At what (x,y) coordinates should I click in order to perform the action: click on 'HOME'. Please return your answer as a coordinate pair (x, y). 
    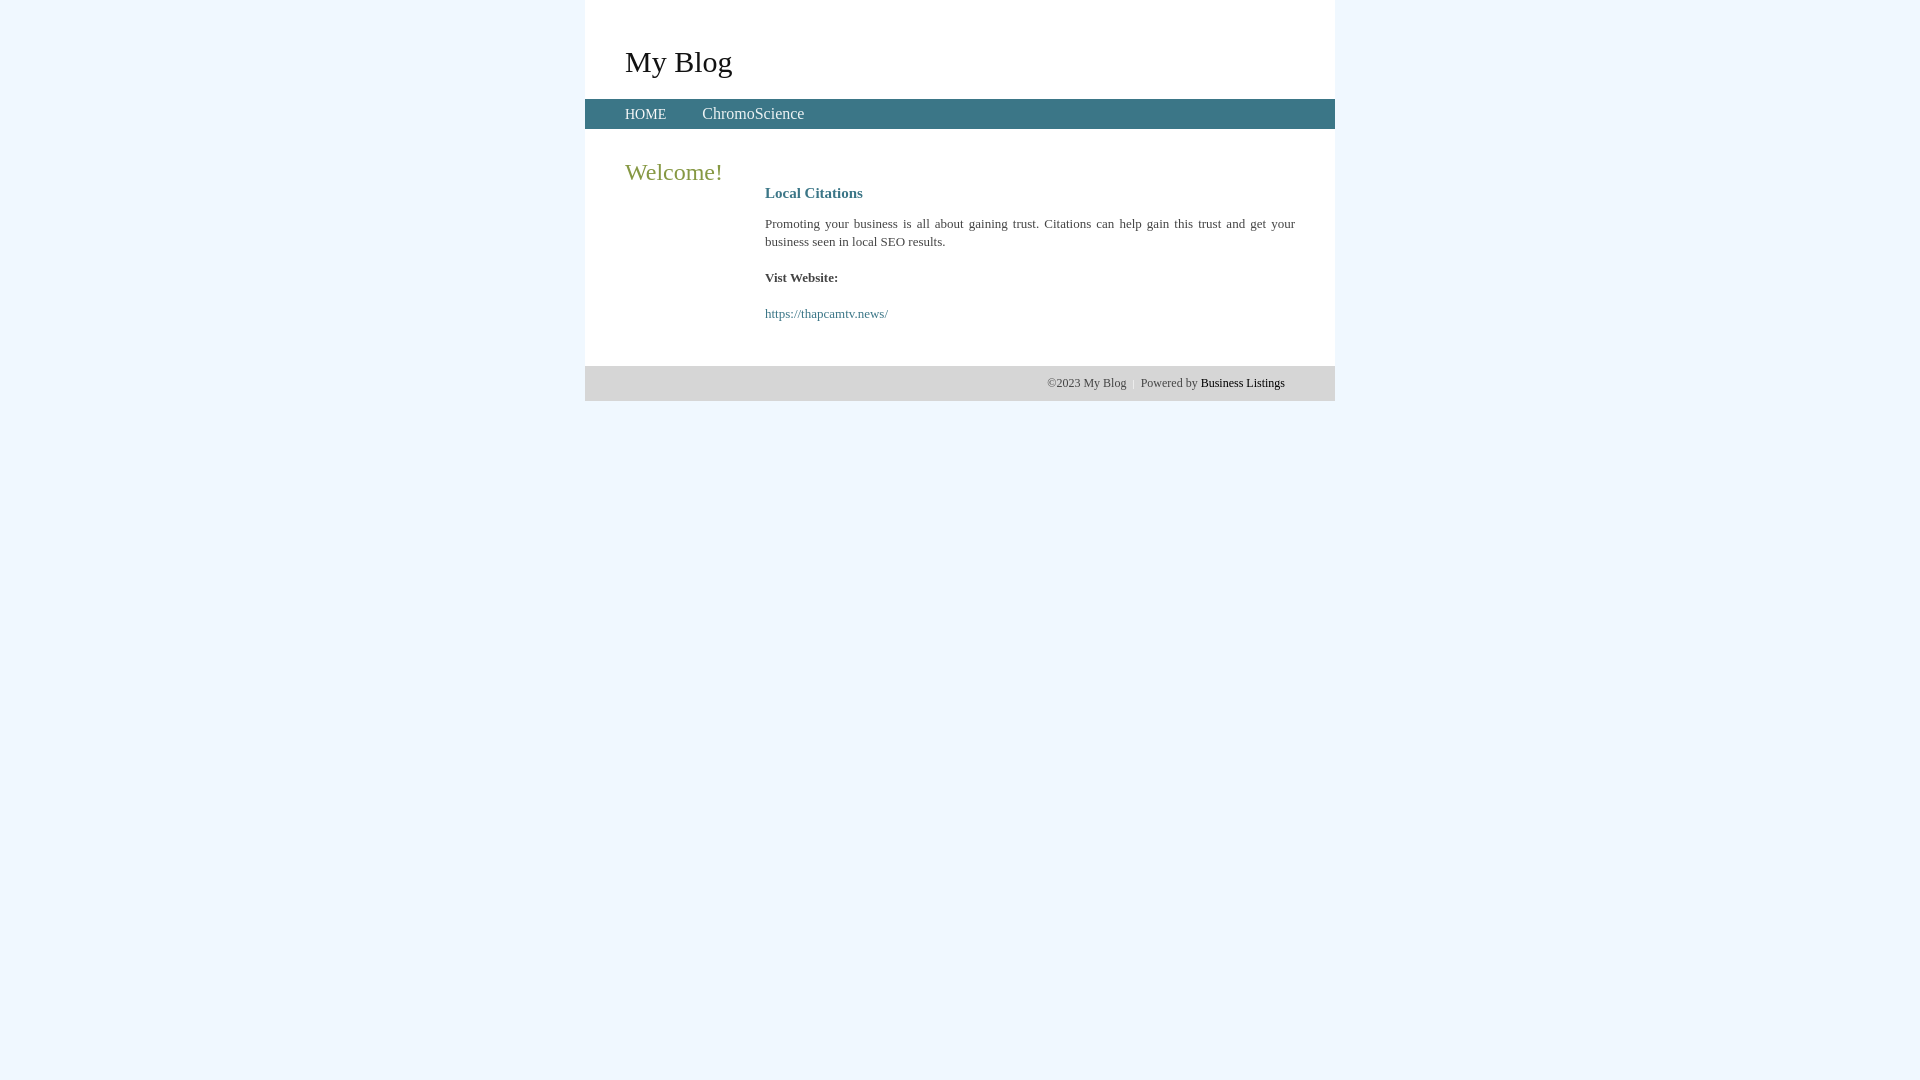
    Looking at the image, I should click on (645, 114).